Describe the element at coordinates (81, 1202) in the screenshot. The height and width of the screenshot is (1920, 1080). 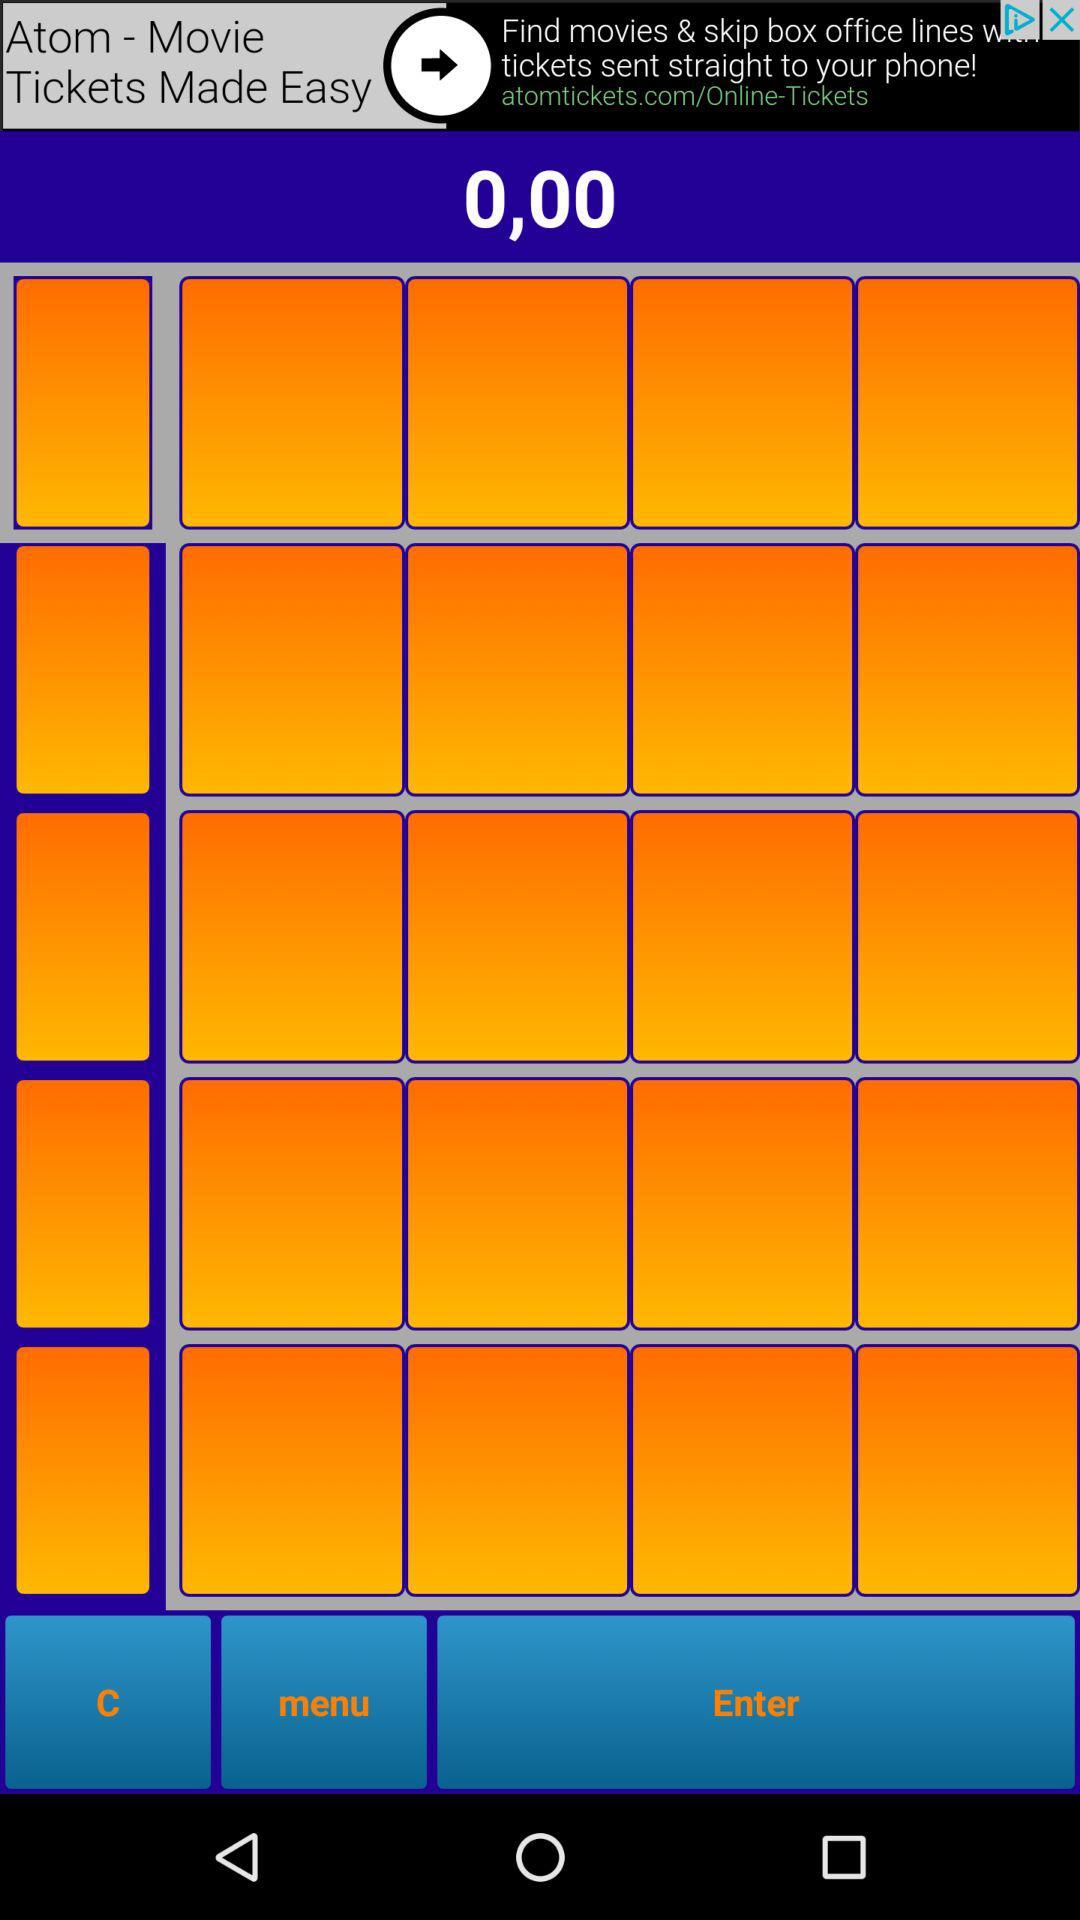
I see `section` at that location.